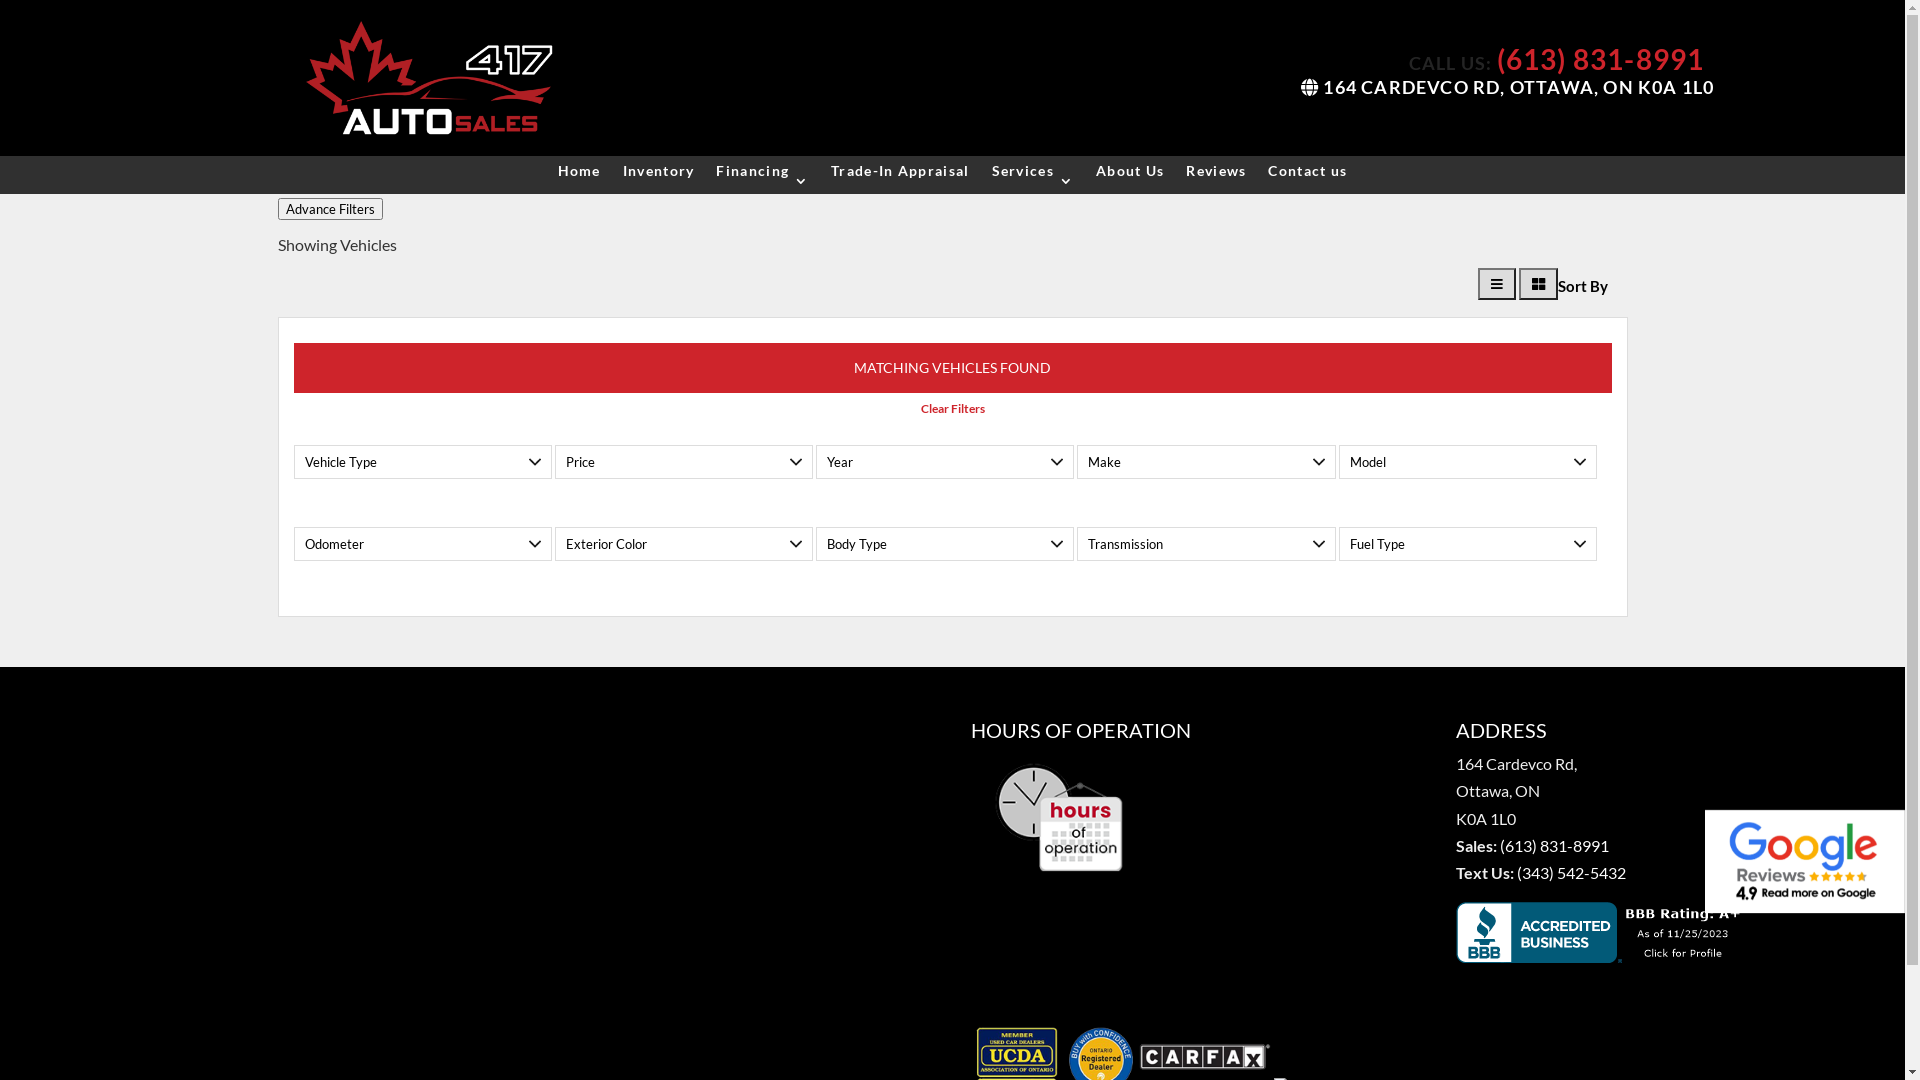  I want to click on 'web-logo', so click(302, 76).